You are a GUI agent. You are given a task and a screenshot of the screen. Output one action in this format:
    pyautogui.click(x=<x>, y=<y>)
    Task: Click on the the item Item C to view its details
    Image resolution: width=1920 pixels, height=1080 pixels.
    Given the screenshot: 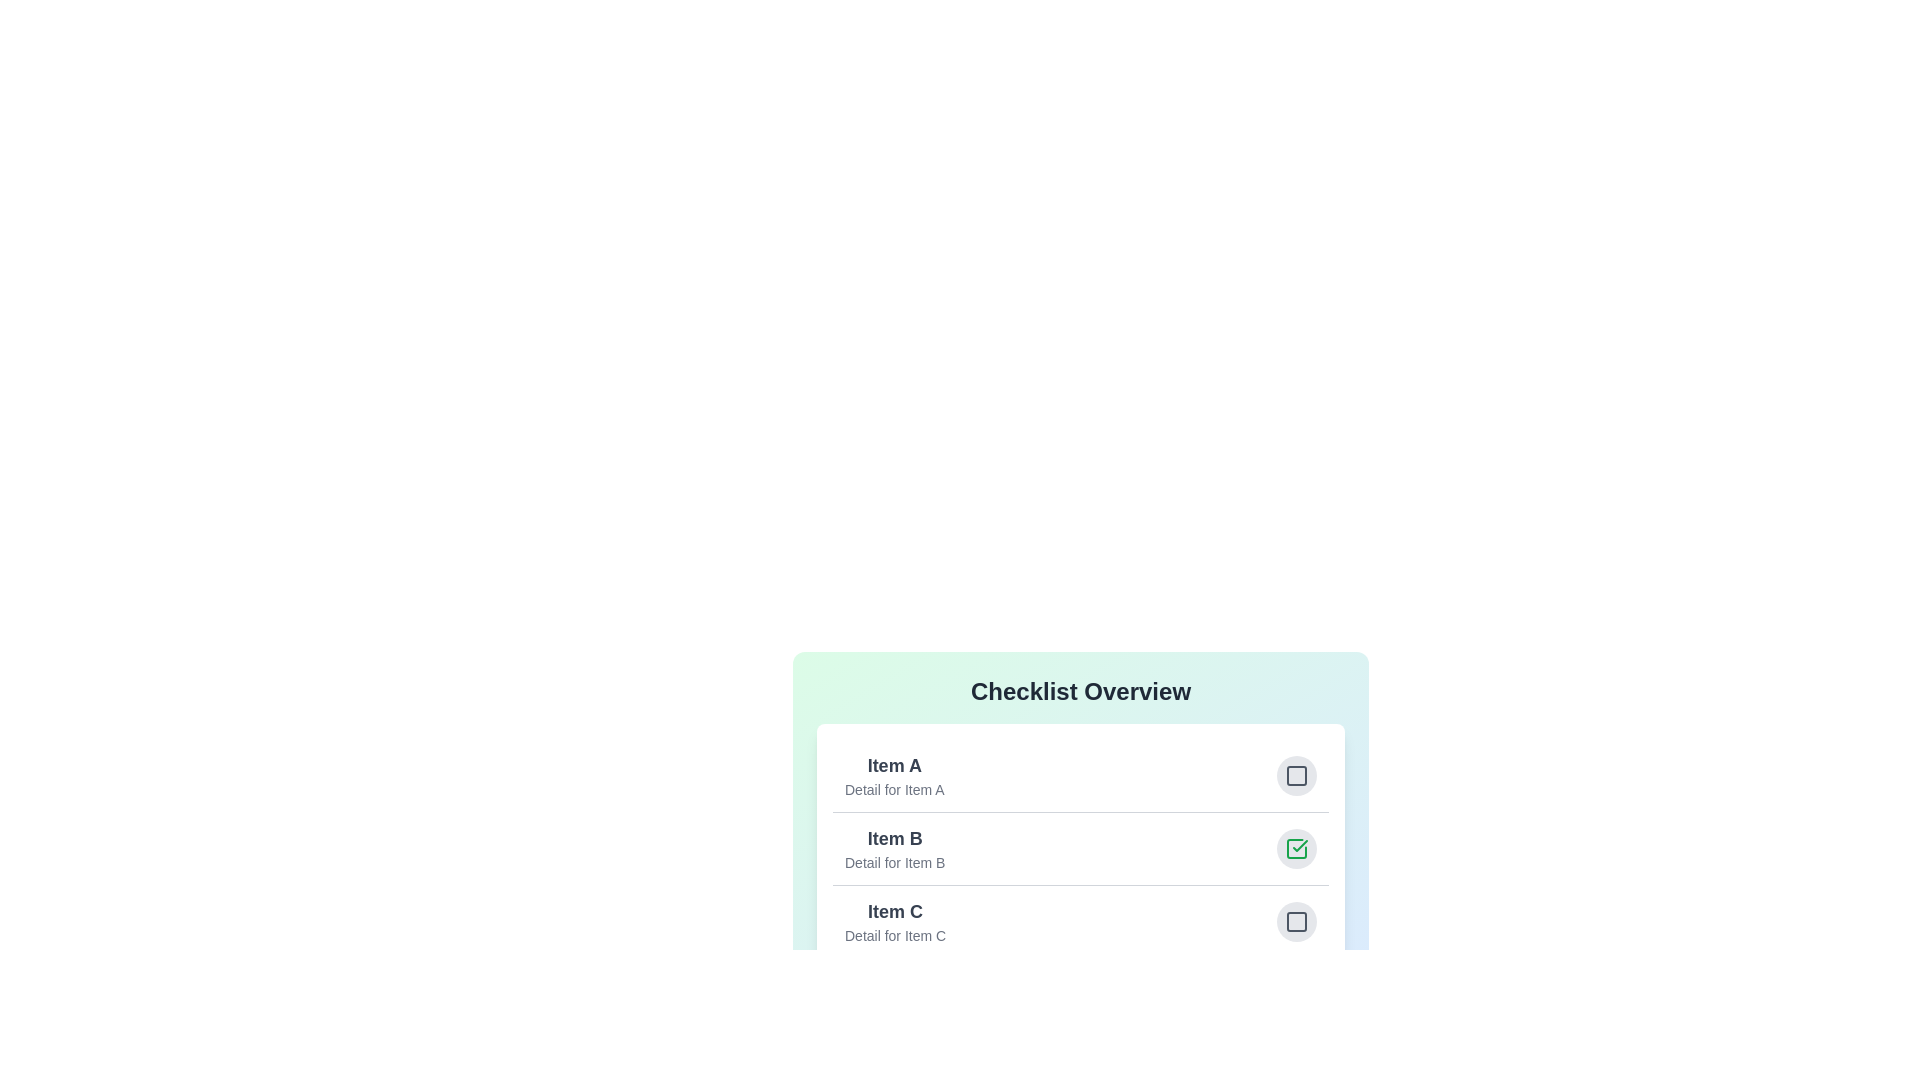 What is the action you would take?
    pyautogui.click(x=1079, y=921)
    